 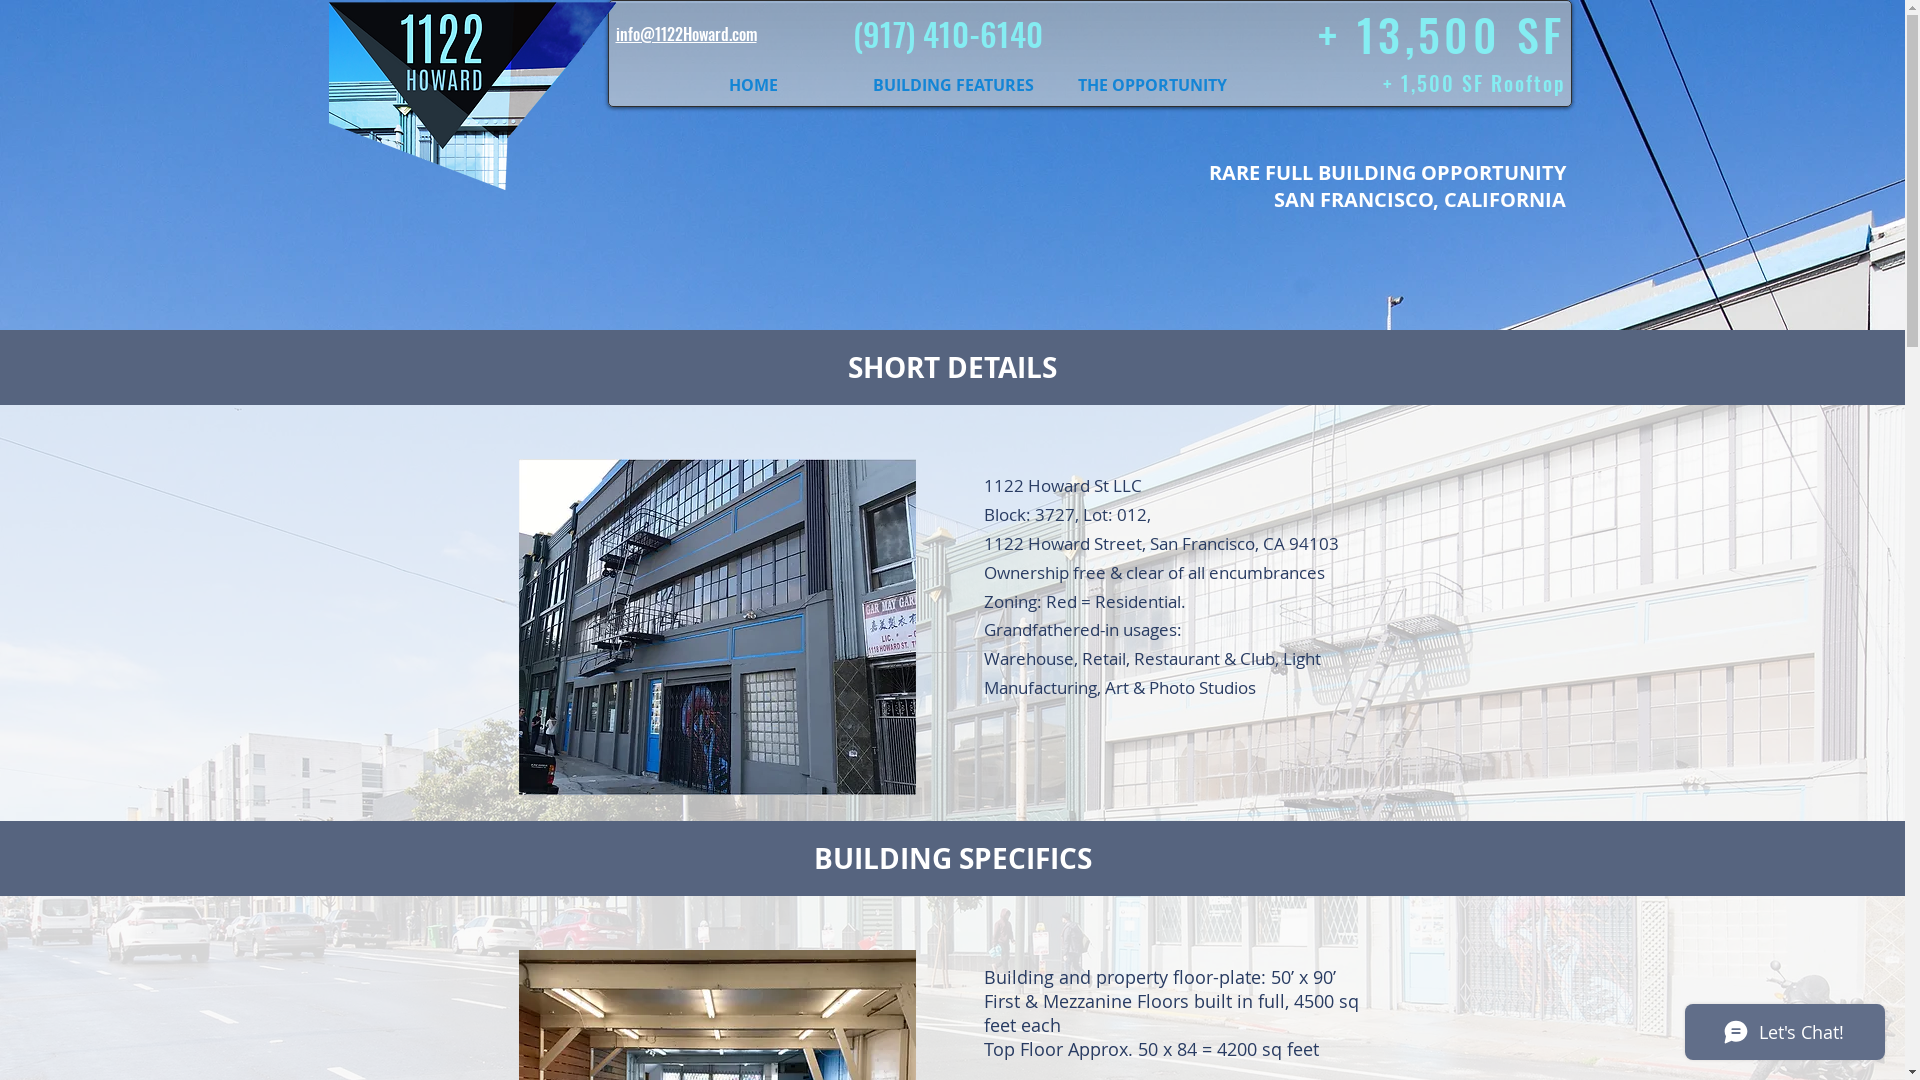 What do you see at coordinates (1152, 83) in the screenshot?
I see `'THE OPPORTUNITY'` at bounding box center [1152, 83].